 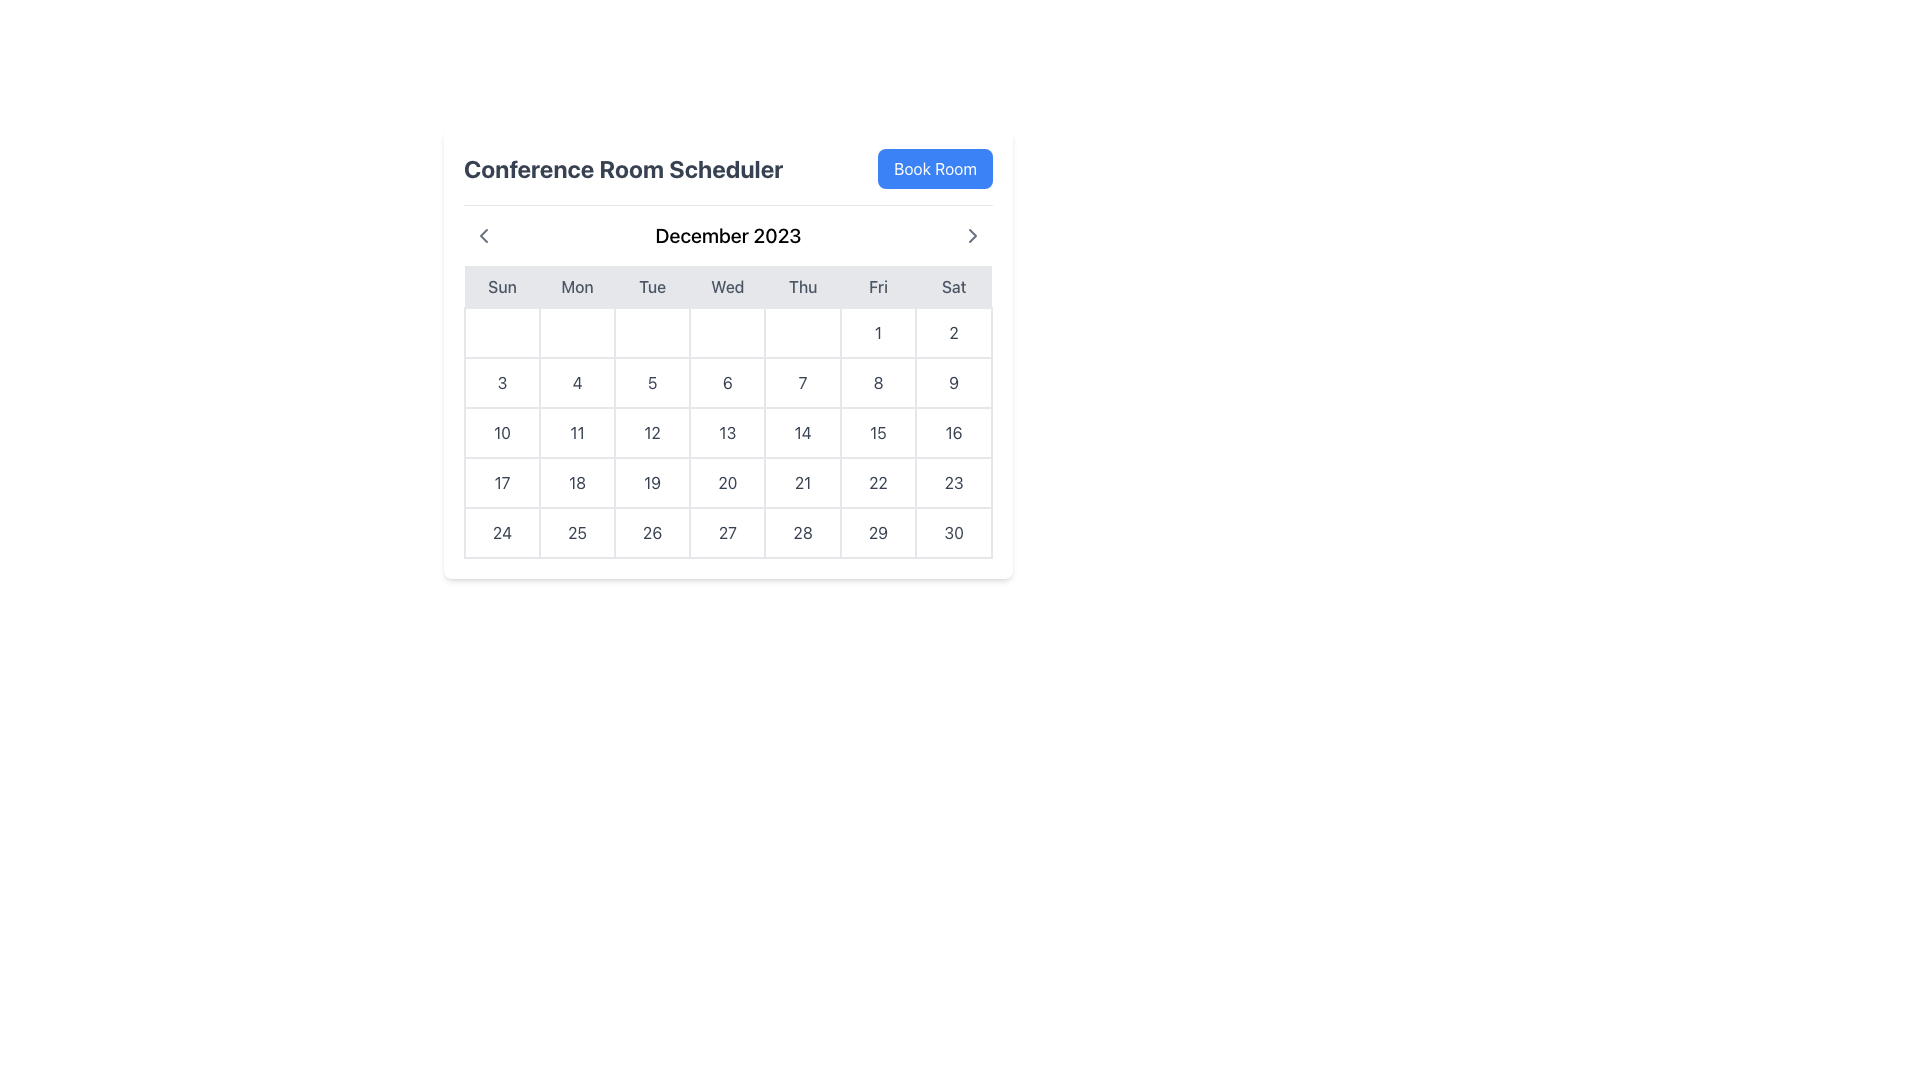 I want to click on the left navigation icon in the calendar header, so click(x=484, y=234).